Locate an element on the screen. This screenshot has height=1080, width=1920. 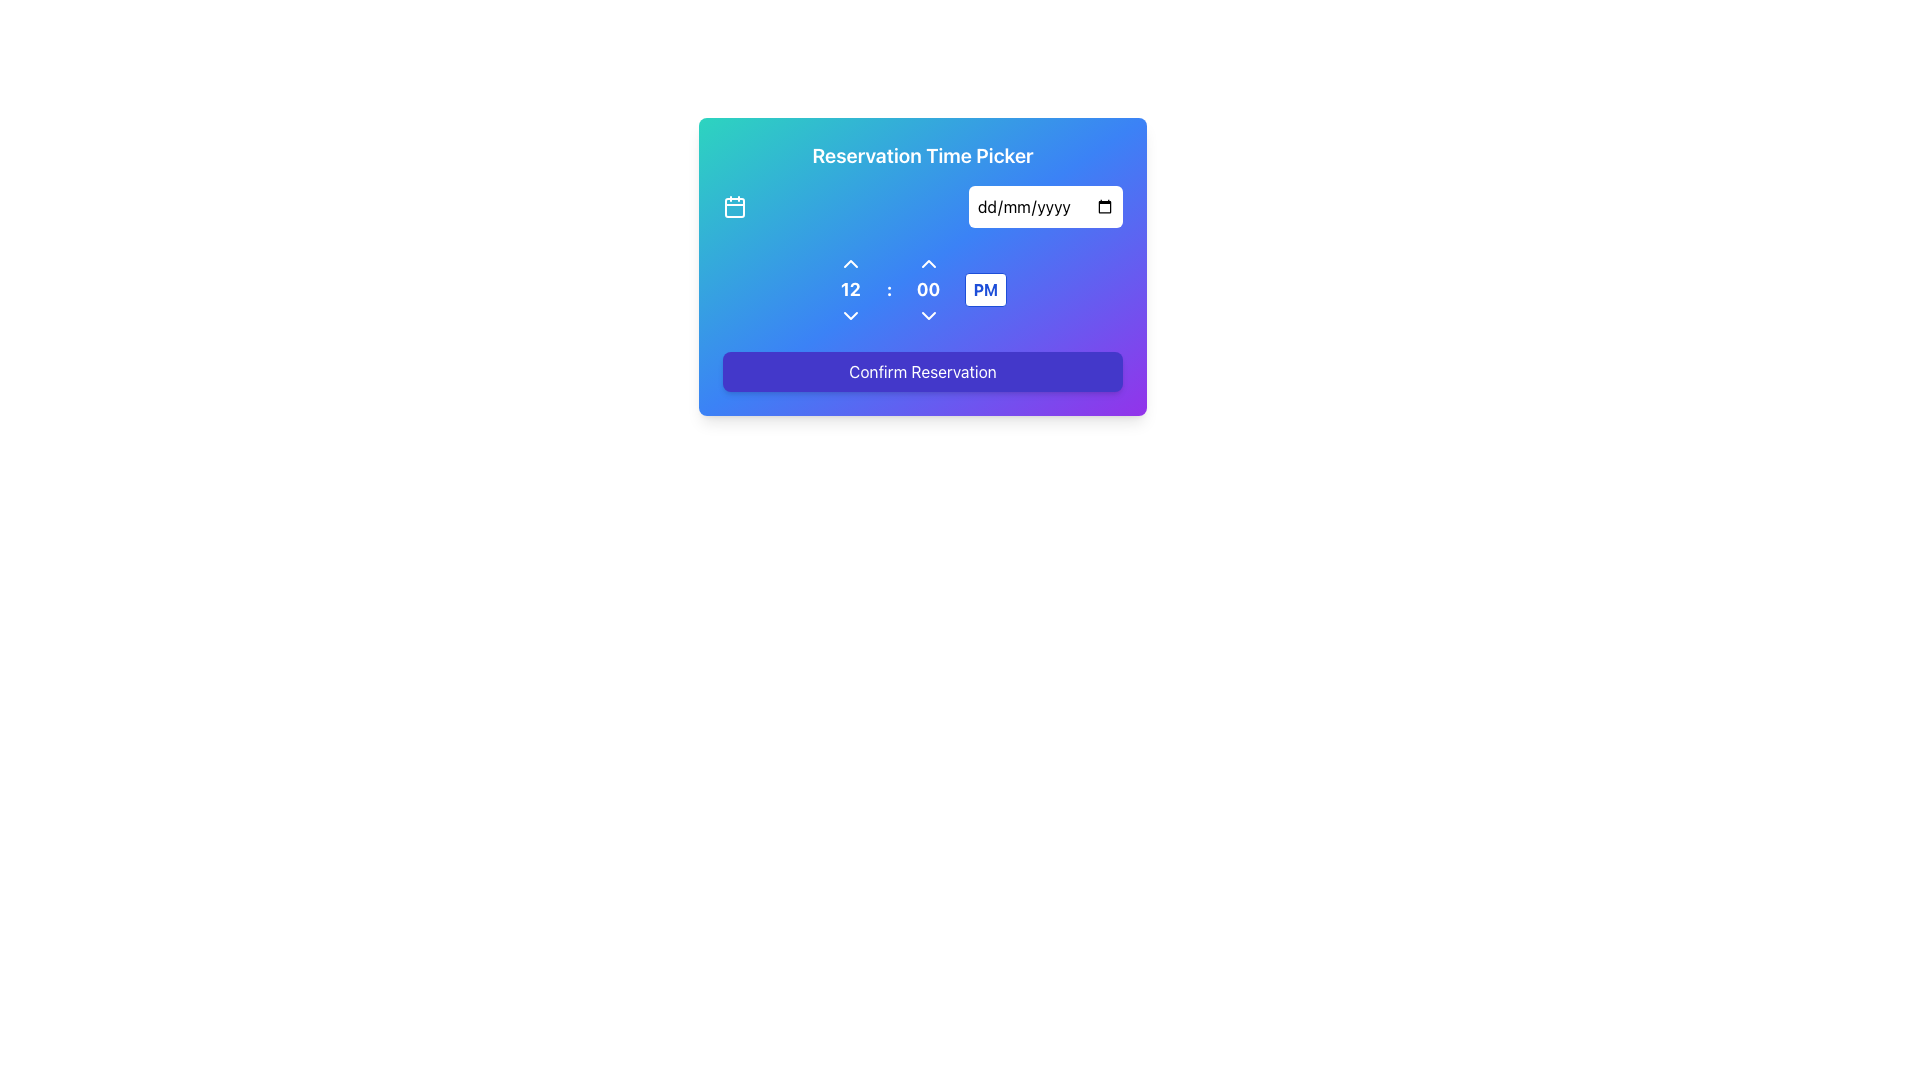
the increment button for the minutes input in the time picker interface, located in the top-right area above the displayed zero value is located at coordinates (927, 262).